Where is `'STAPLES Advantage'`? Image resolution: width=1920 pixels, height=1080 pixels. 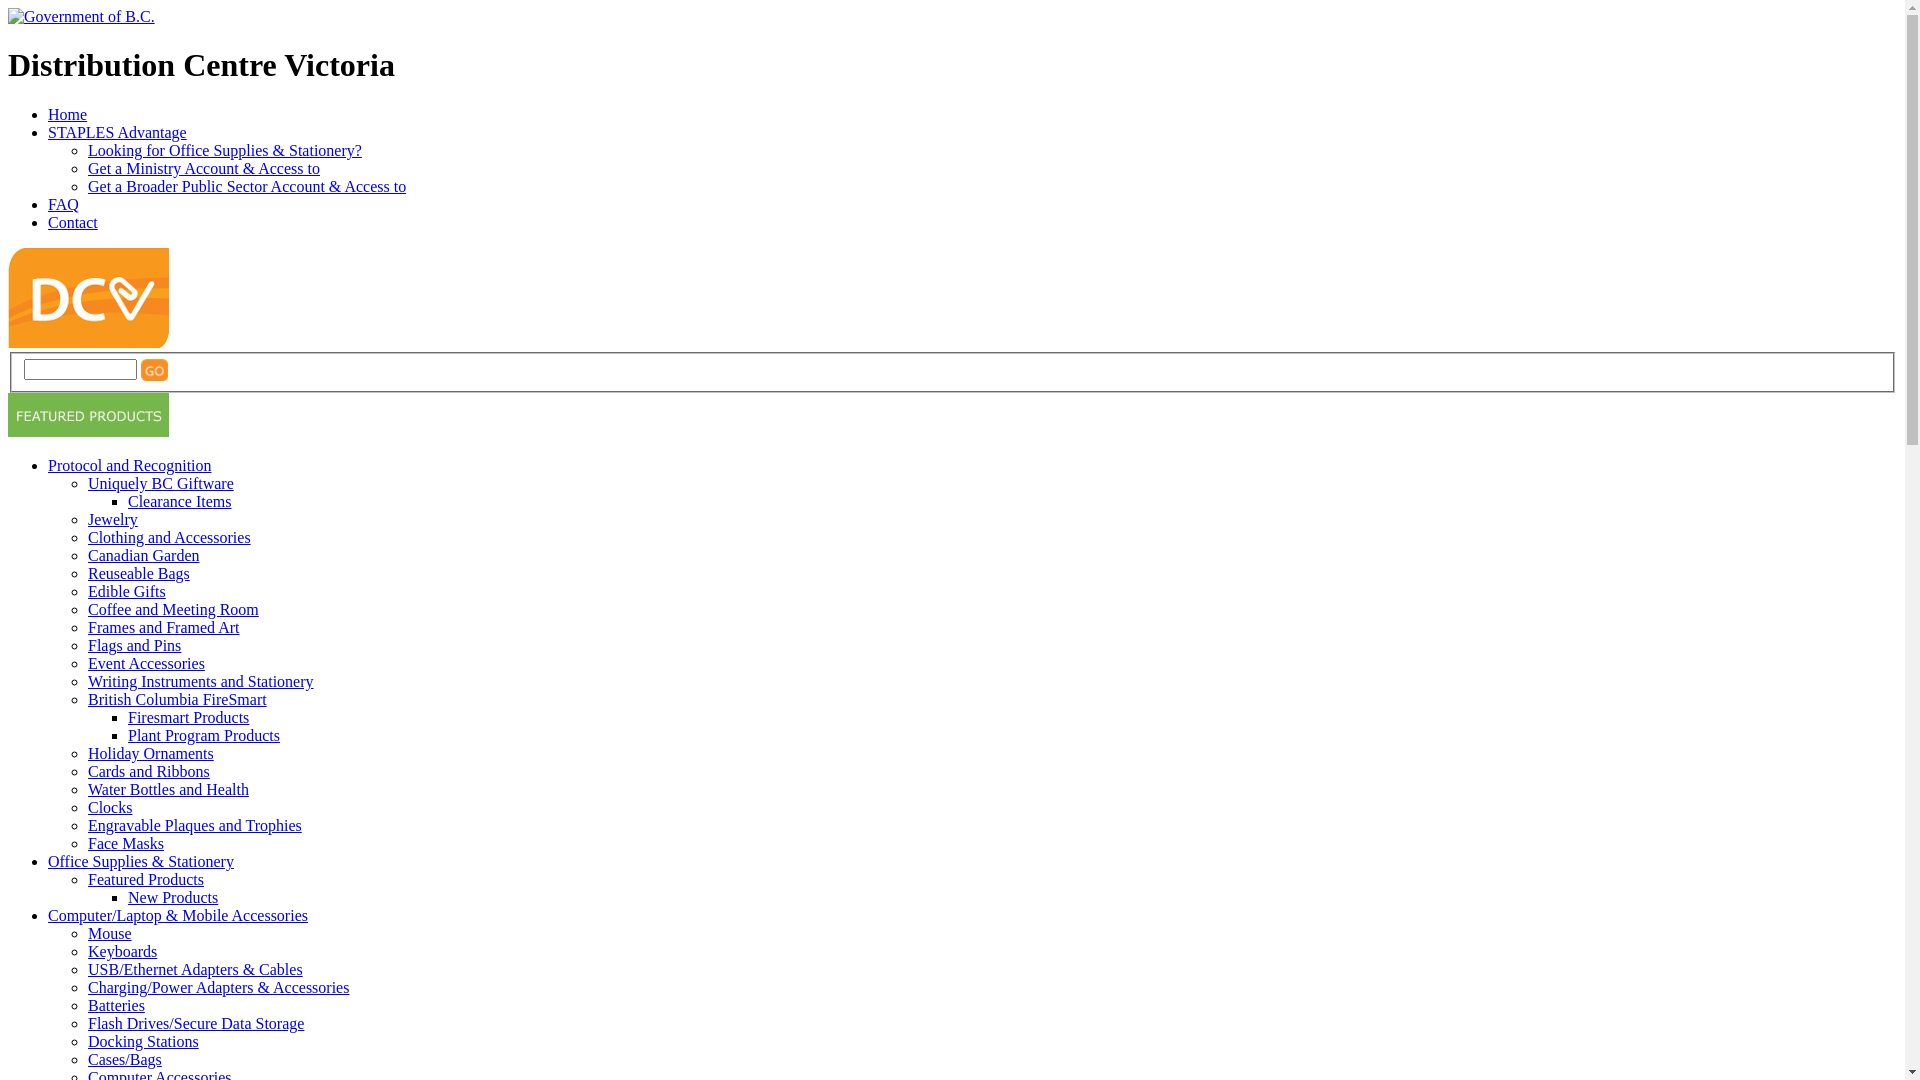 'STAPLES Advantage' is located at coordinates (48, 132).